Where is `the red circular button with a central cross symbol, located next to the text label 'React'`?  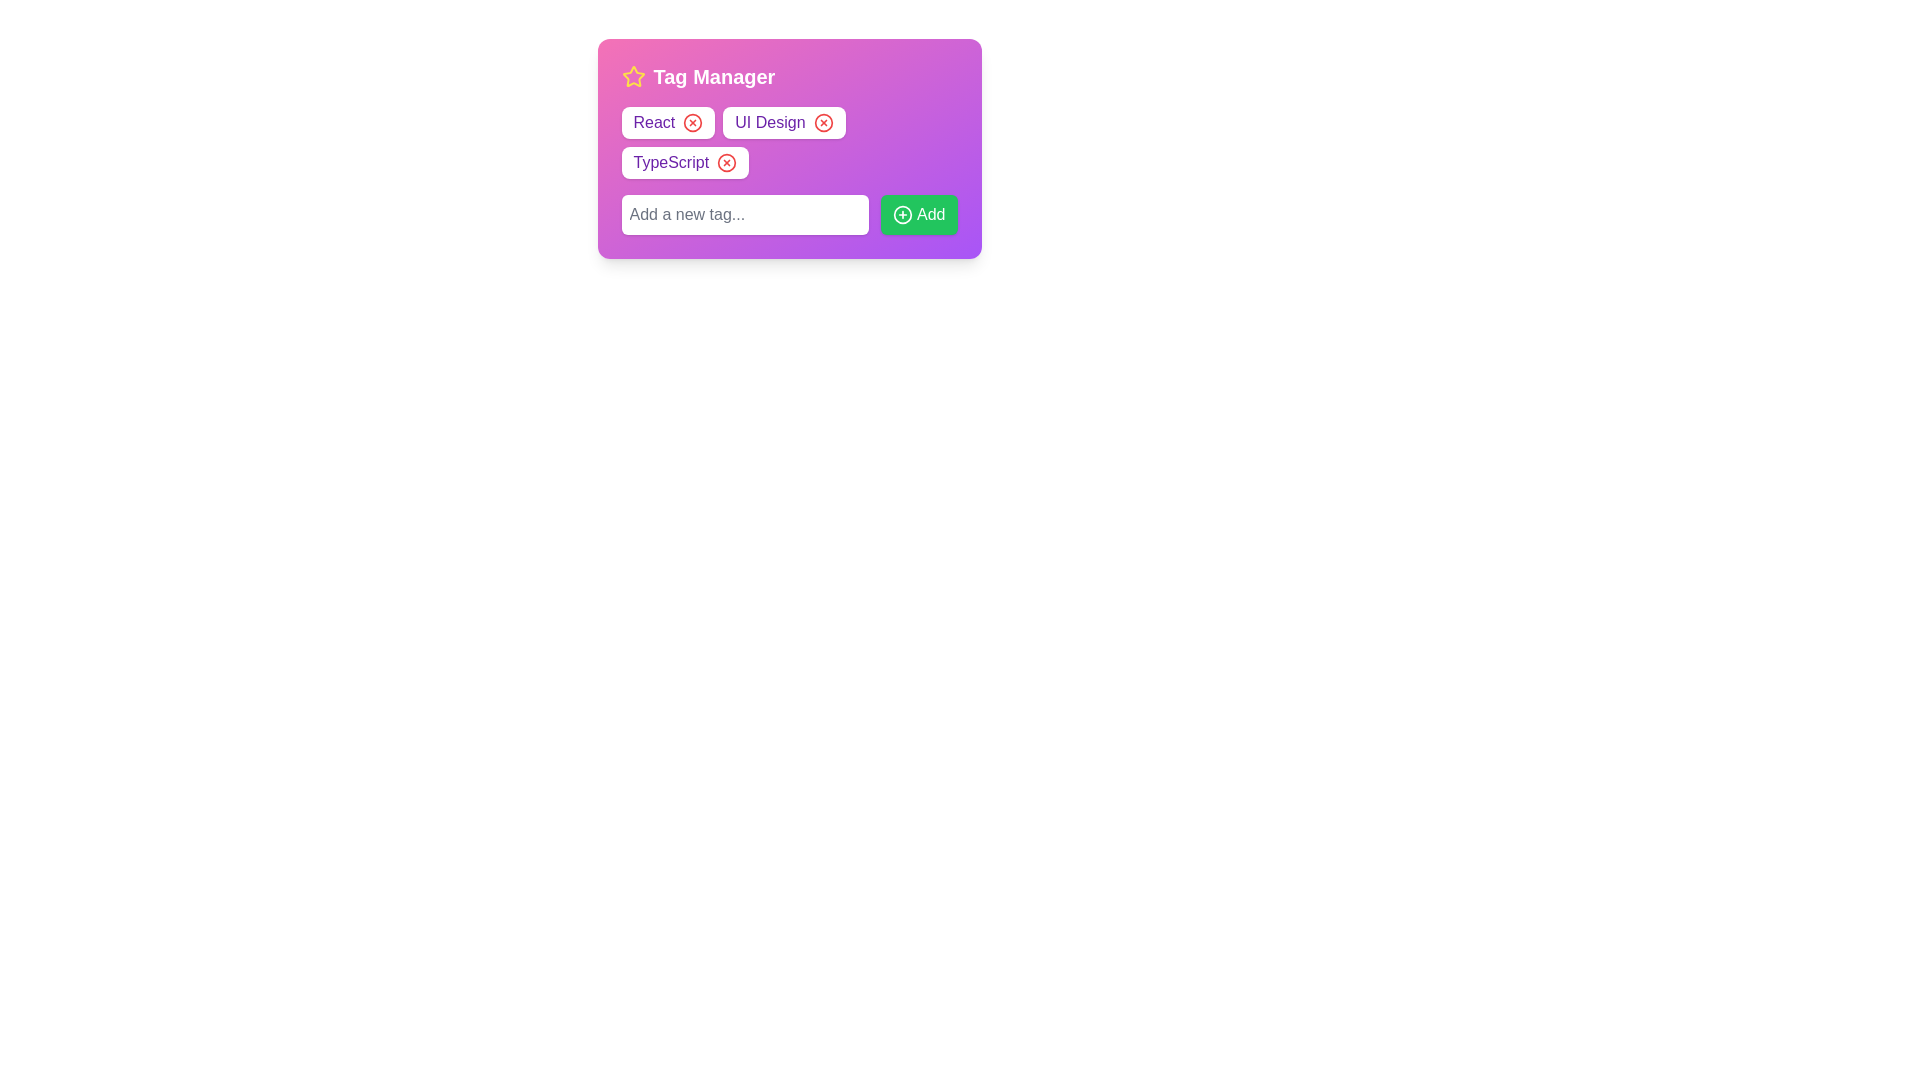
the red circular button with a central cross symbol, located next to the text label 'React' is located at coordinates (693, 123).